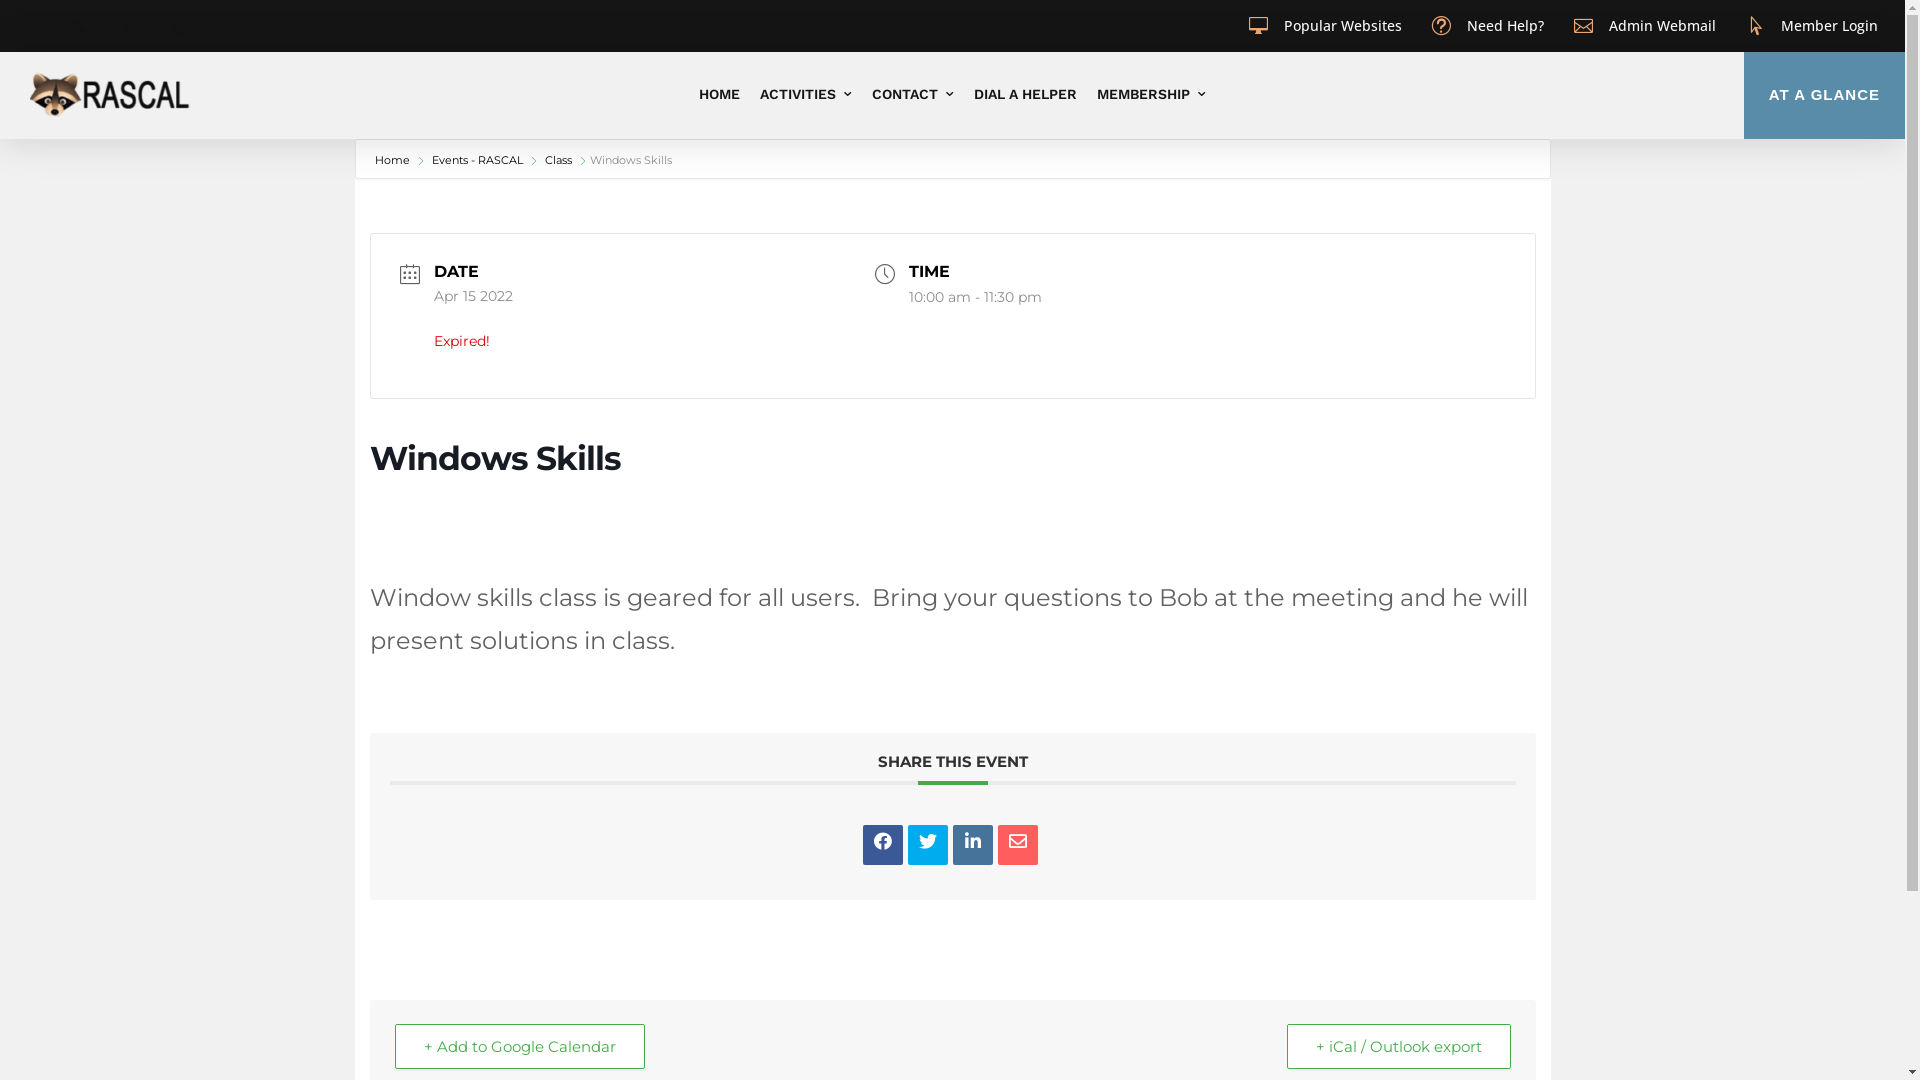 The height and width of the screenshot is (1080, 1920). What do you see at coordinates (1780, 25) in the screenshot?
I see `'Member Login'` at bounding box center [1780, 25].